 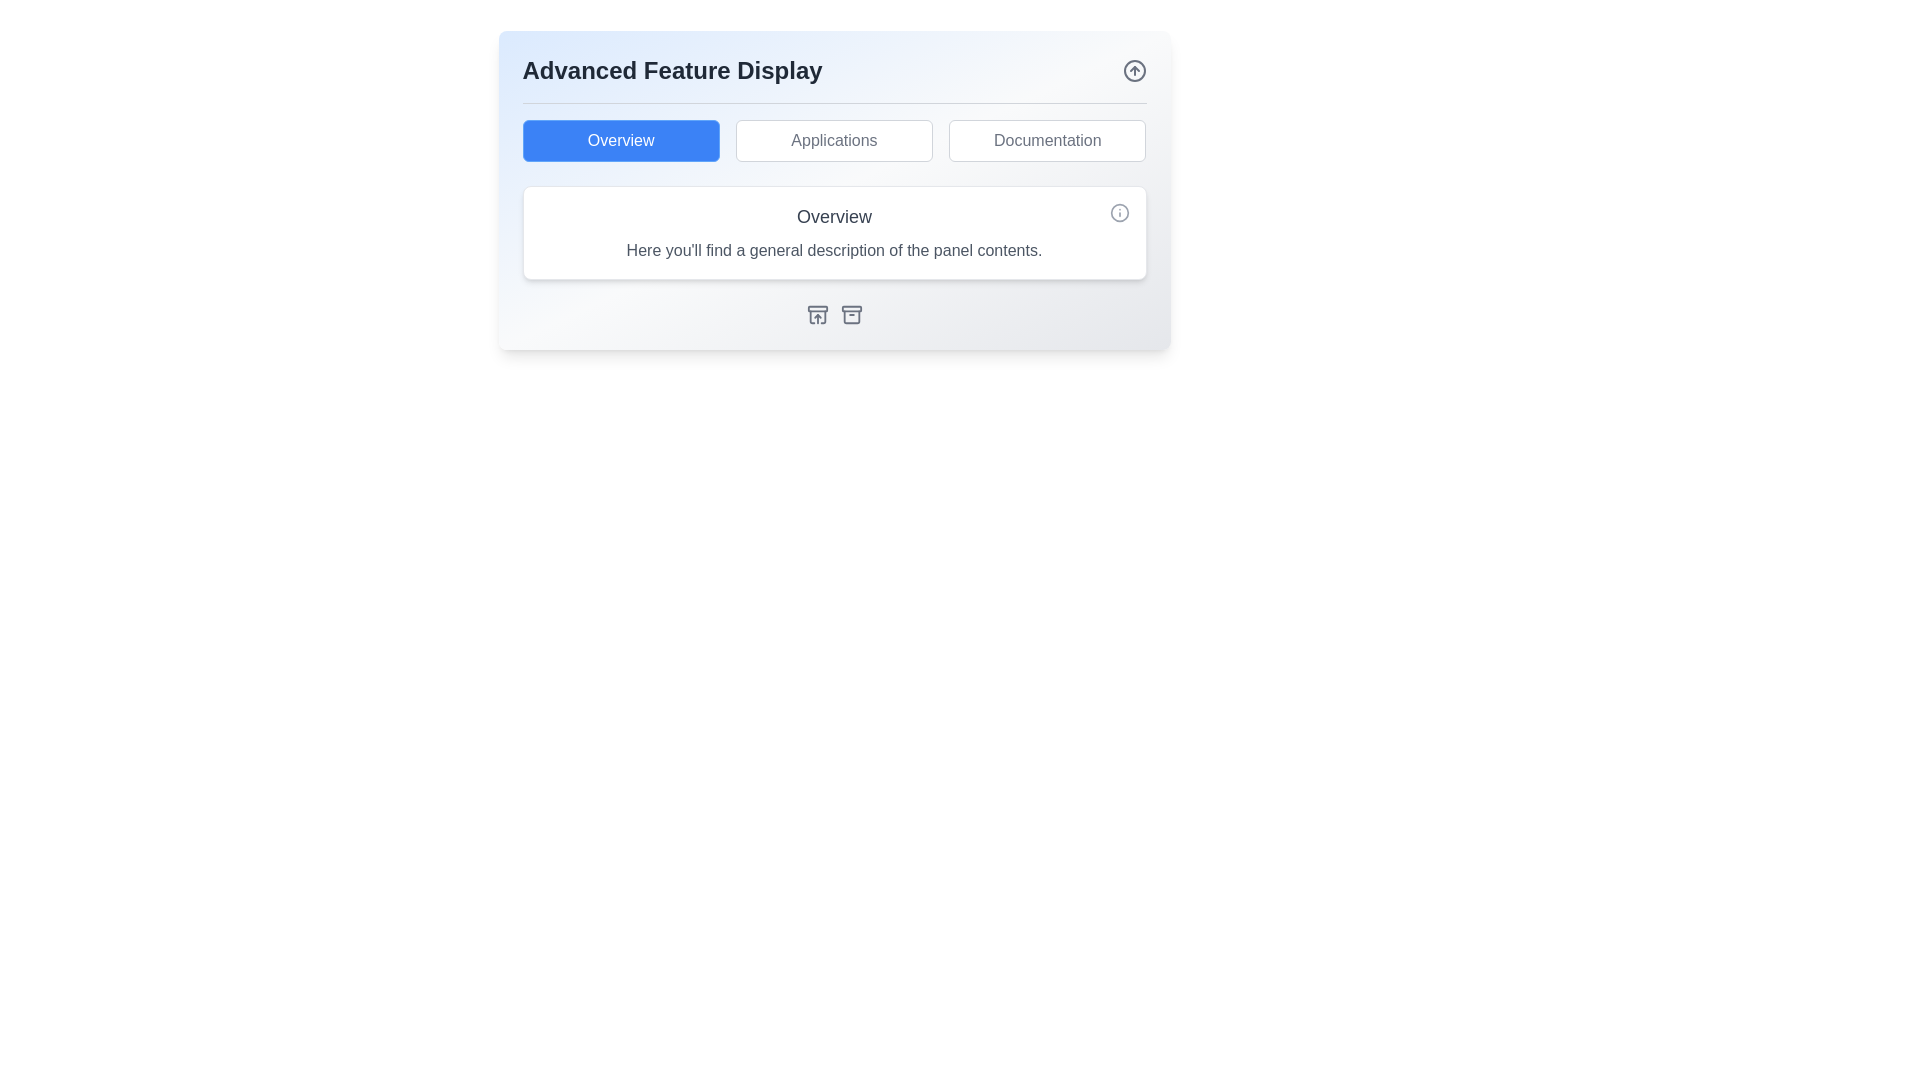 I want to click on the panel titled 'Advanced Feature Display', so click(x=834, y=190).